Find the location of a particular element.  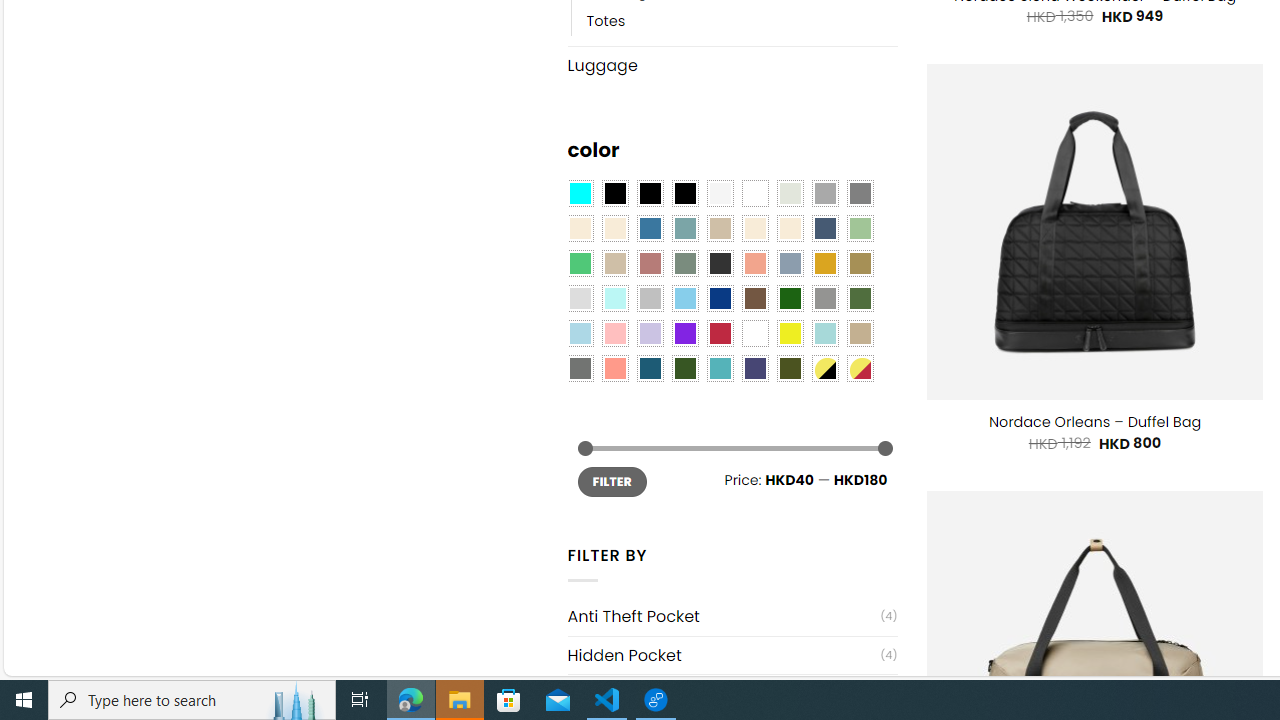

'Silver' is located at coordinates (650, 298).